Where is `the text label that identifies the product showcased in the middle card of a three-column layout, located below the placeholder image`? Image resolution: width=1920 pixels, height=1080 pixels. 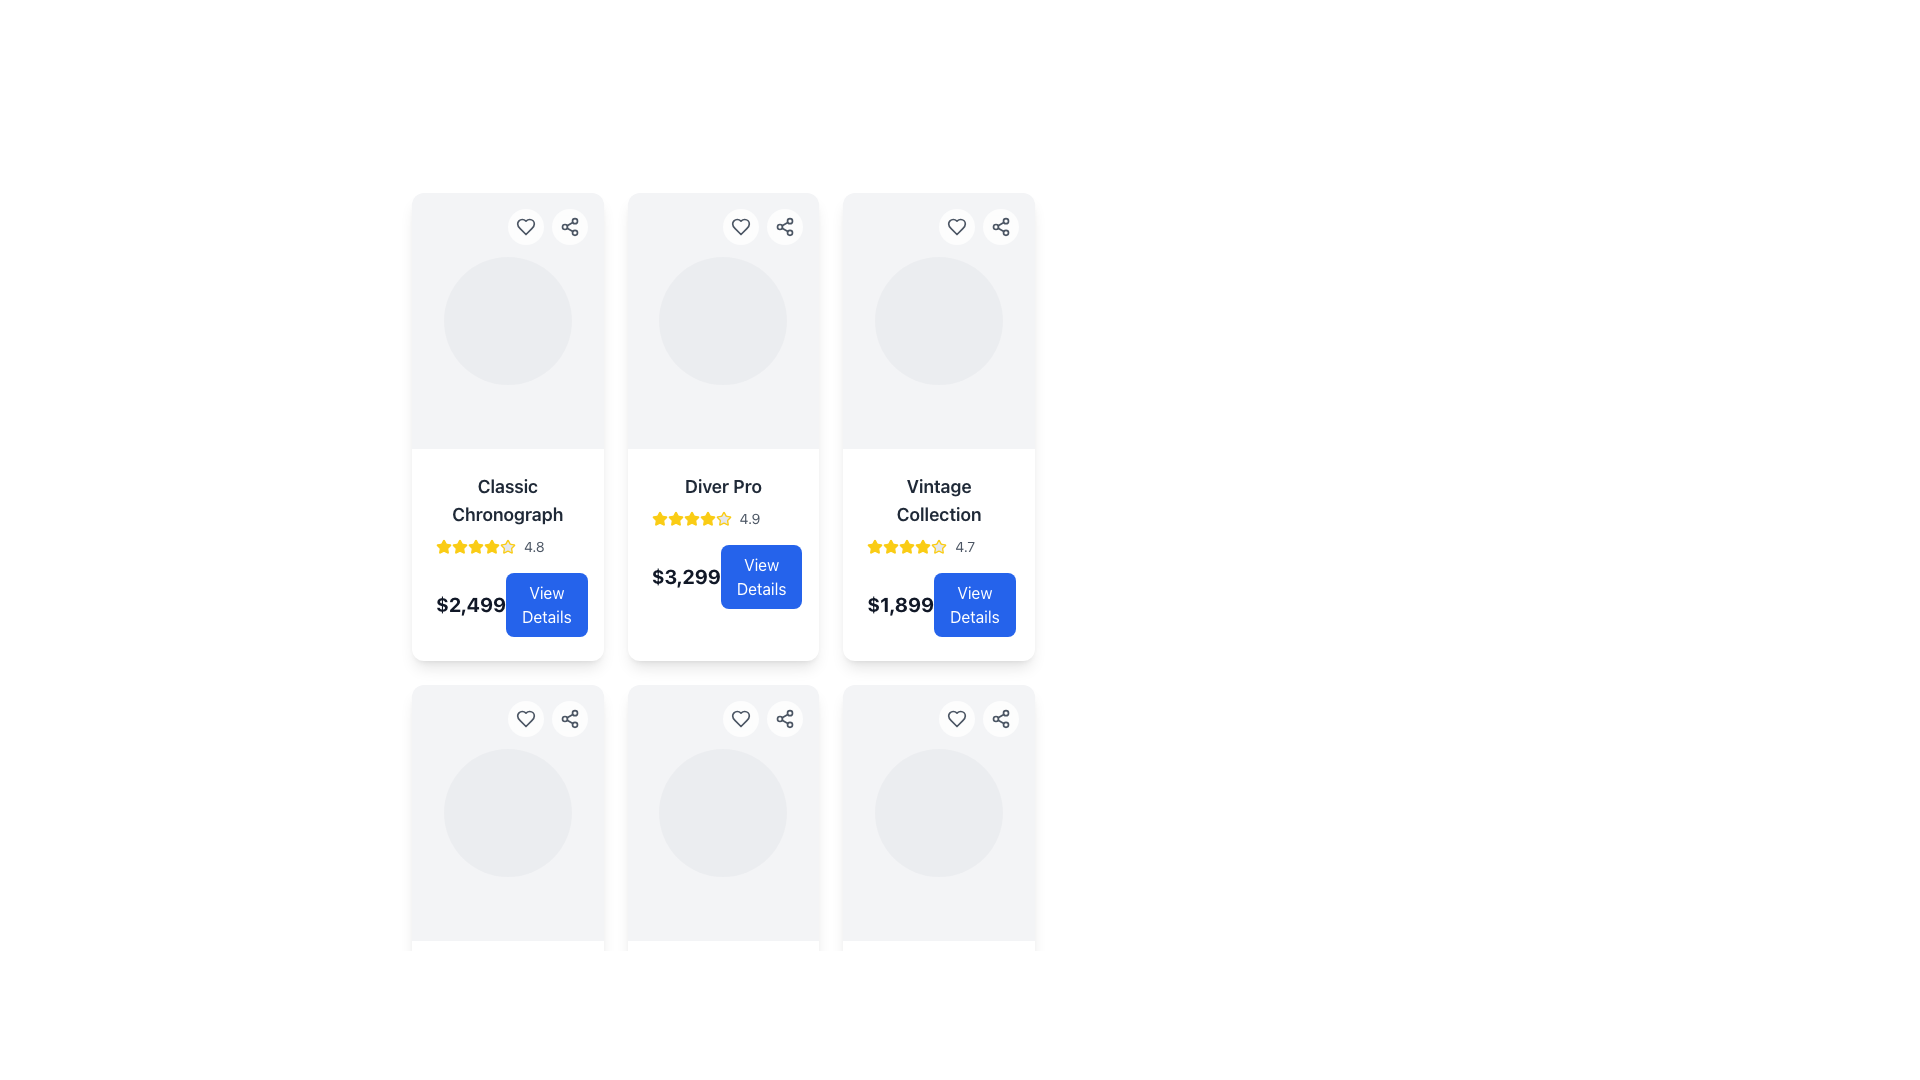 the text label that identifies the product showcased in the middle card of a three-column layout, located below the placeholder image is located at coordinates (722, 486).